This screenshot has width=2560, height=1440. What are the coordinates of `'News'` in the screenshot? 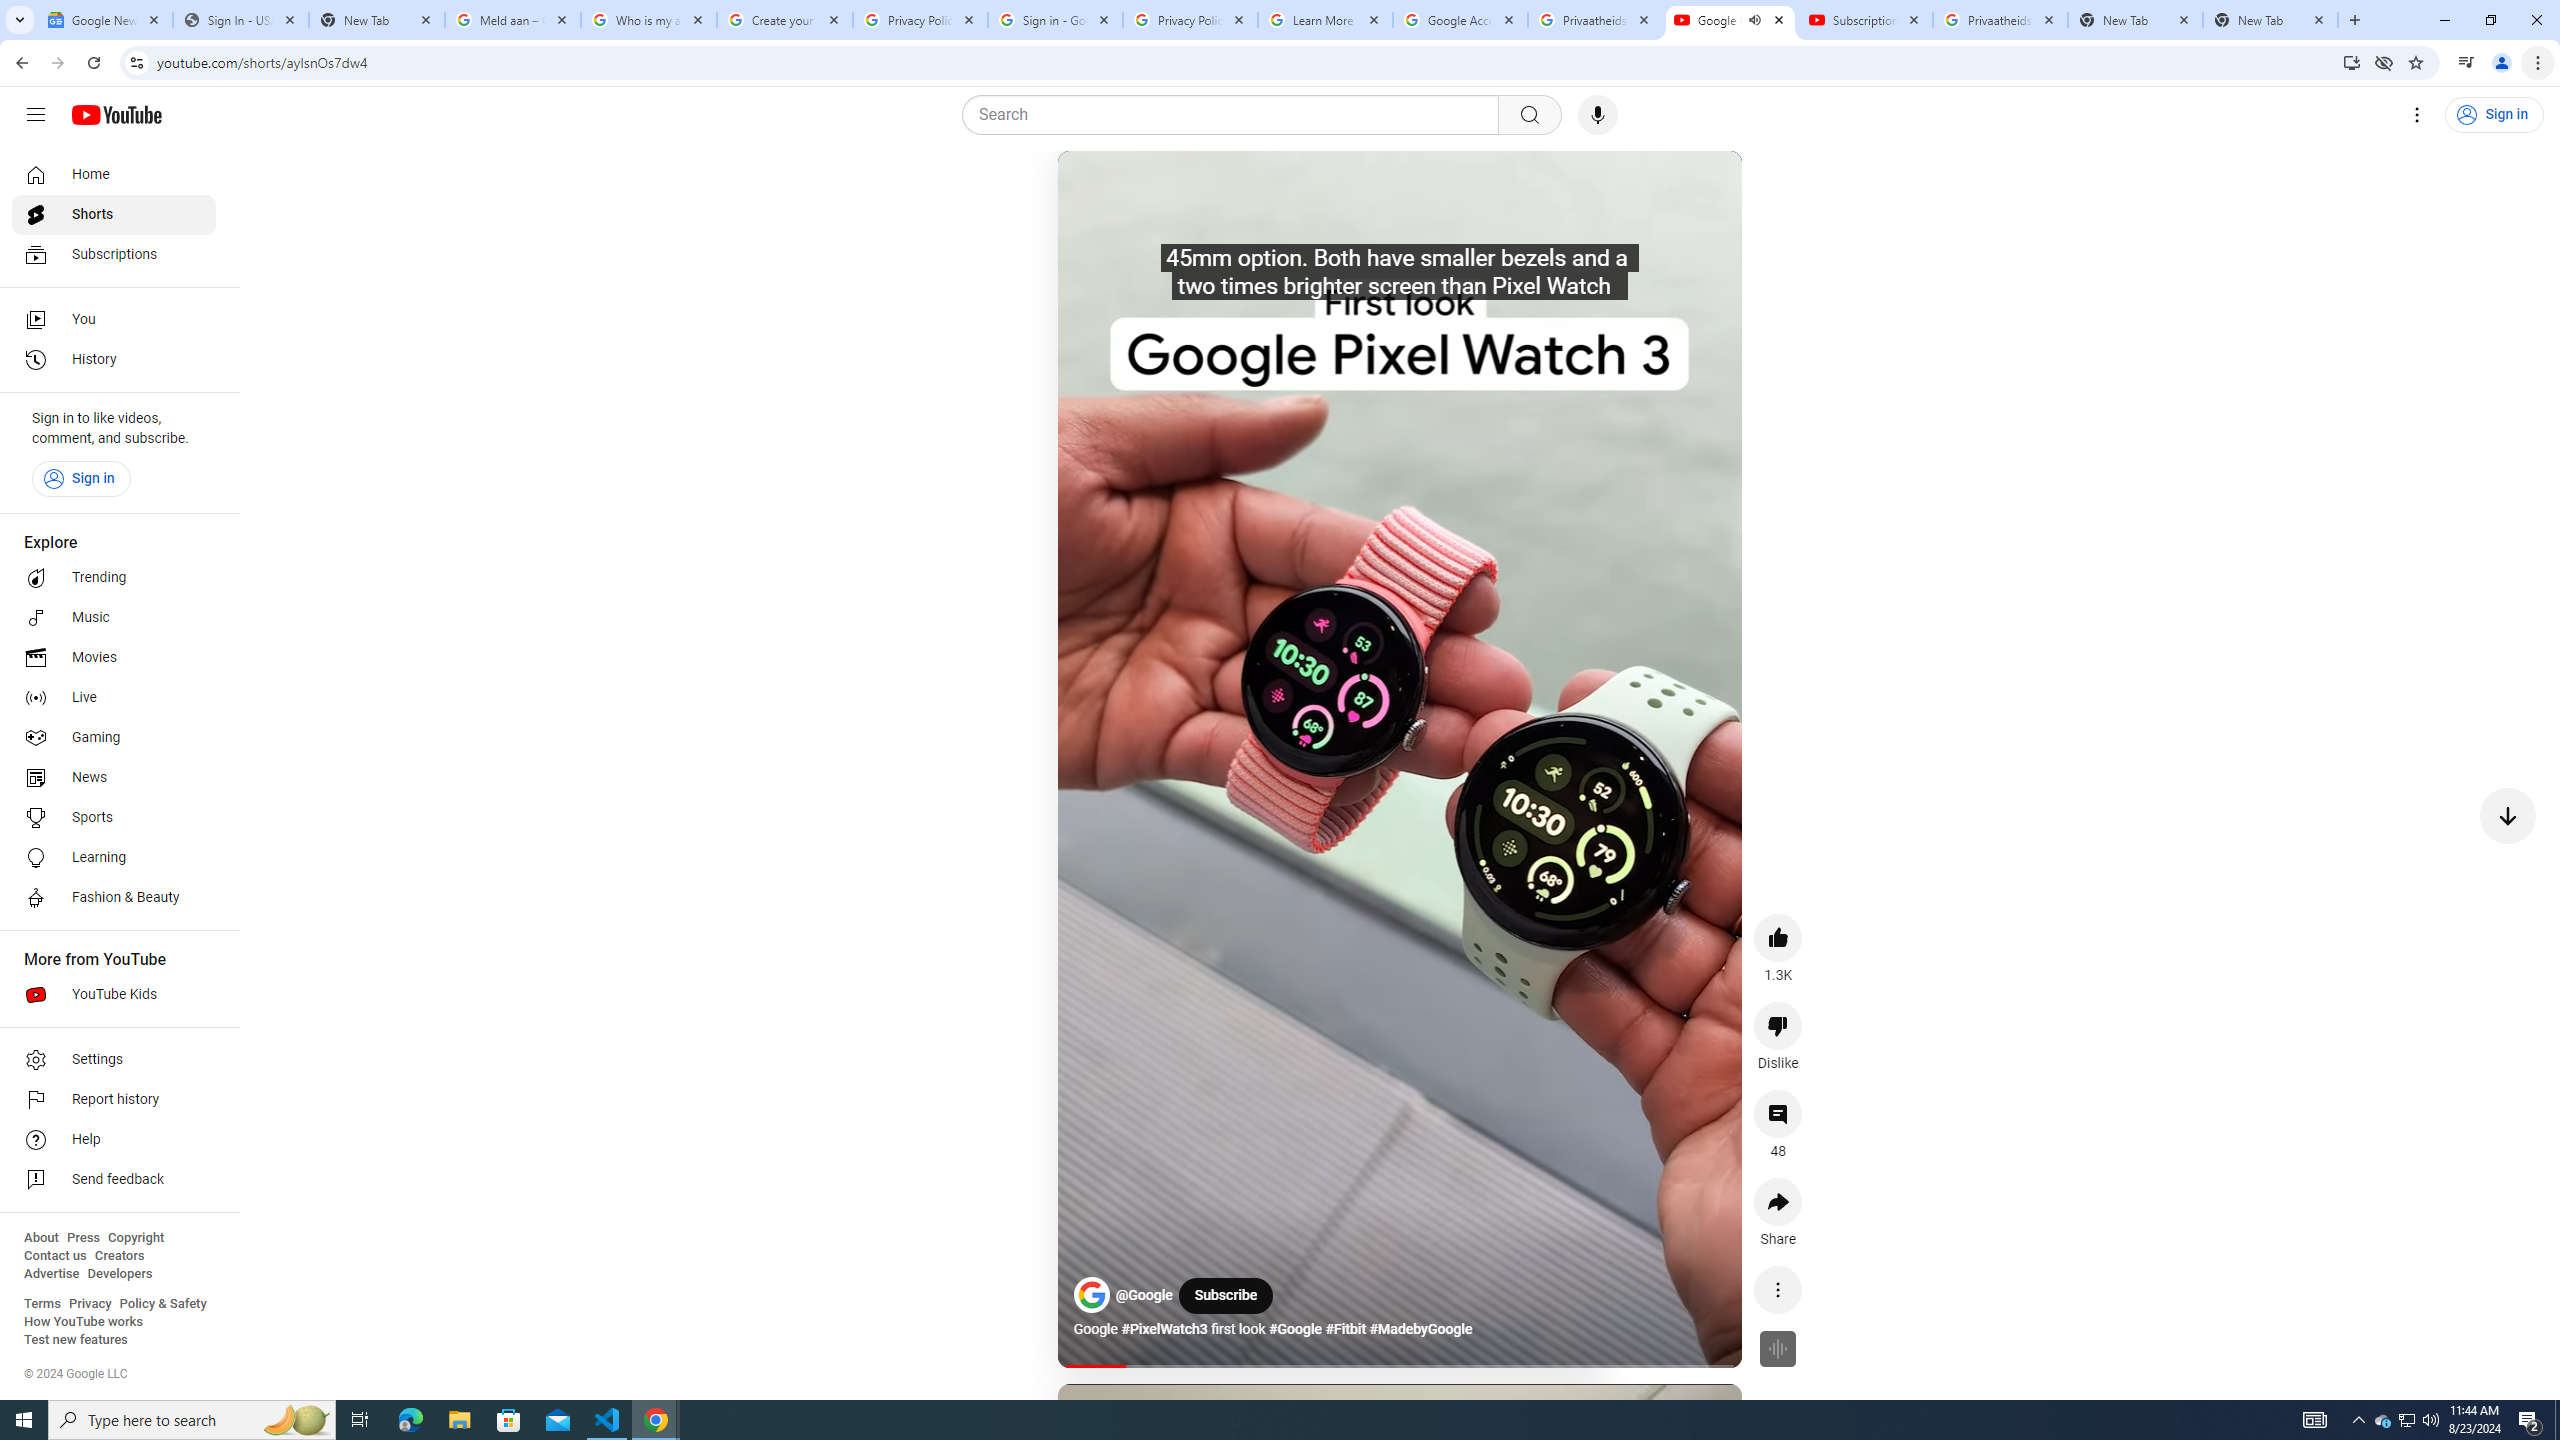 It's located at (113, 777).